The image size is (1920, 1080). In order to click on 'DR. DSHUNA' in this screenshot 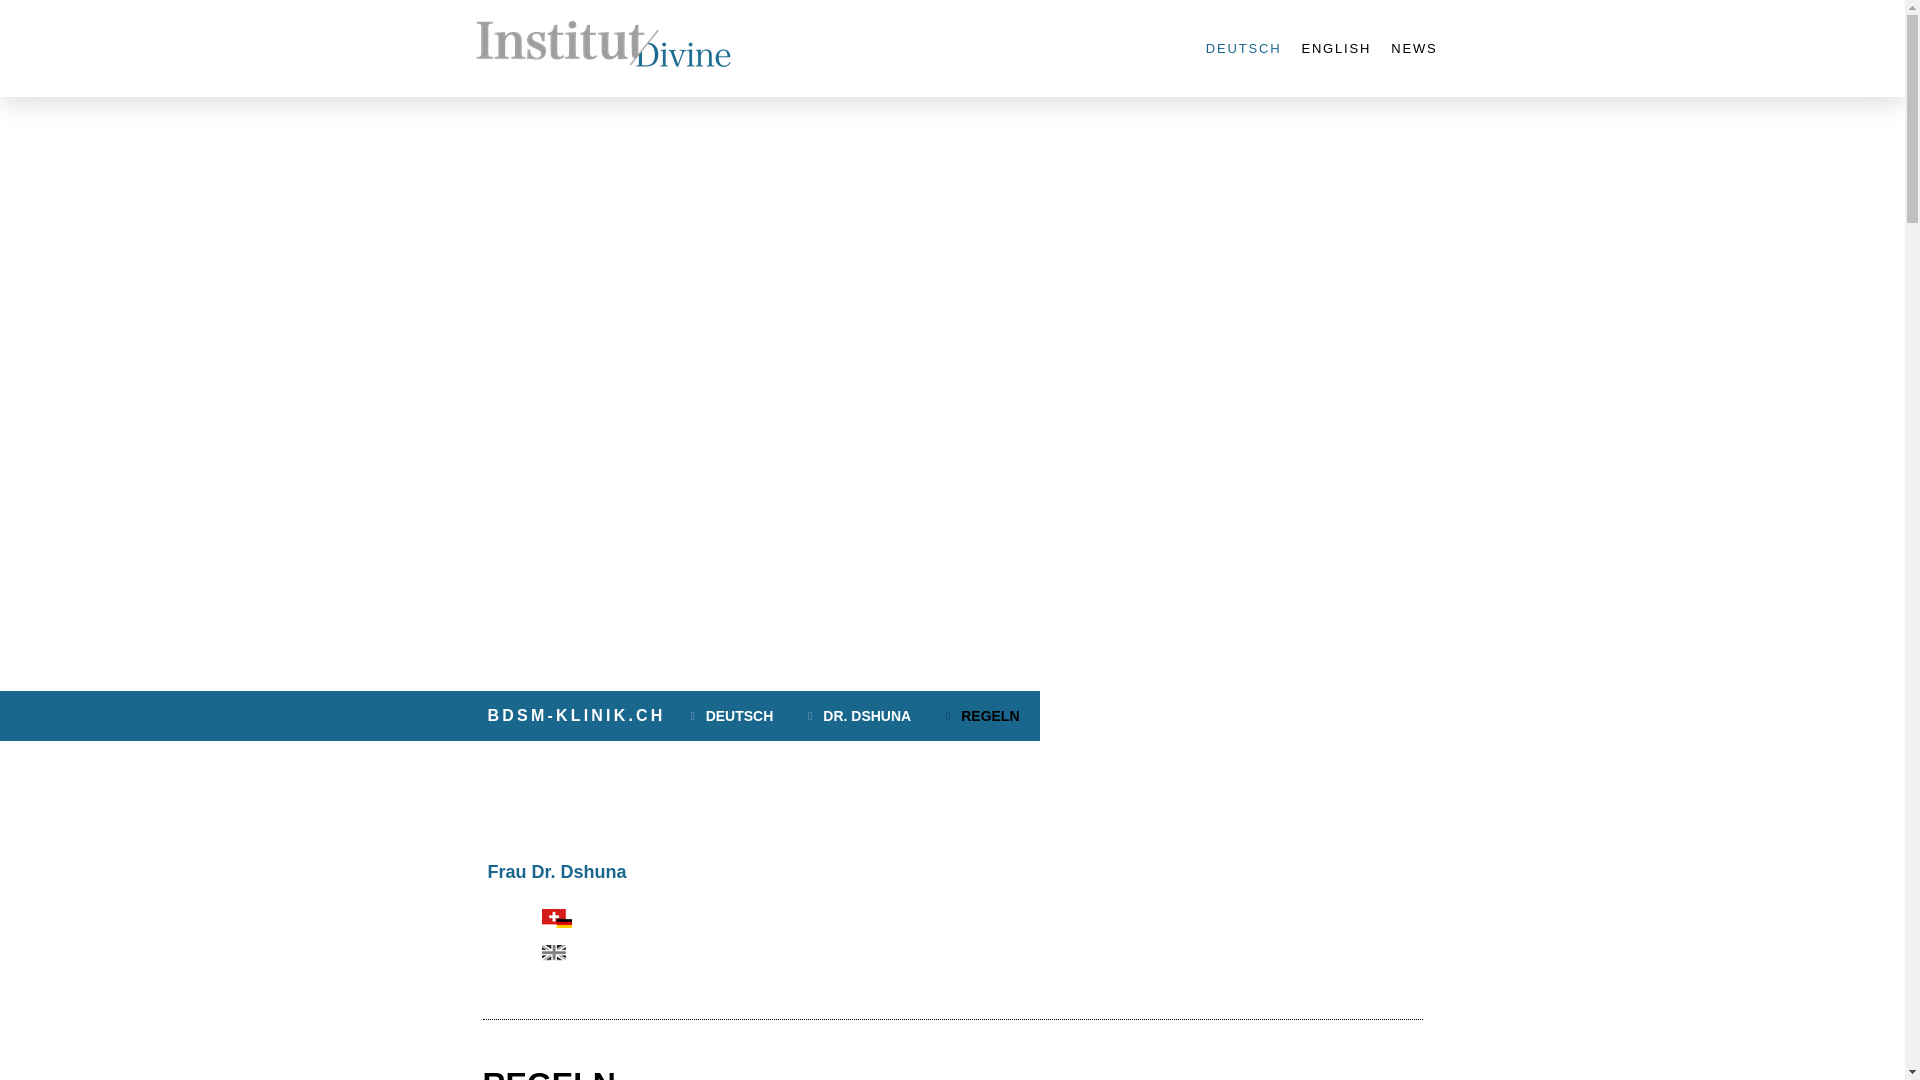, I will do `click(862, 715)`.